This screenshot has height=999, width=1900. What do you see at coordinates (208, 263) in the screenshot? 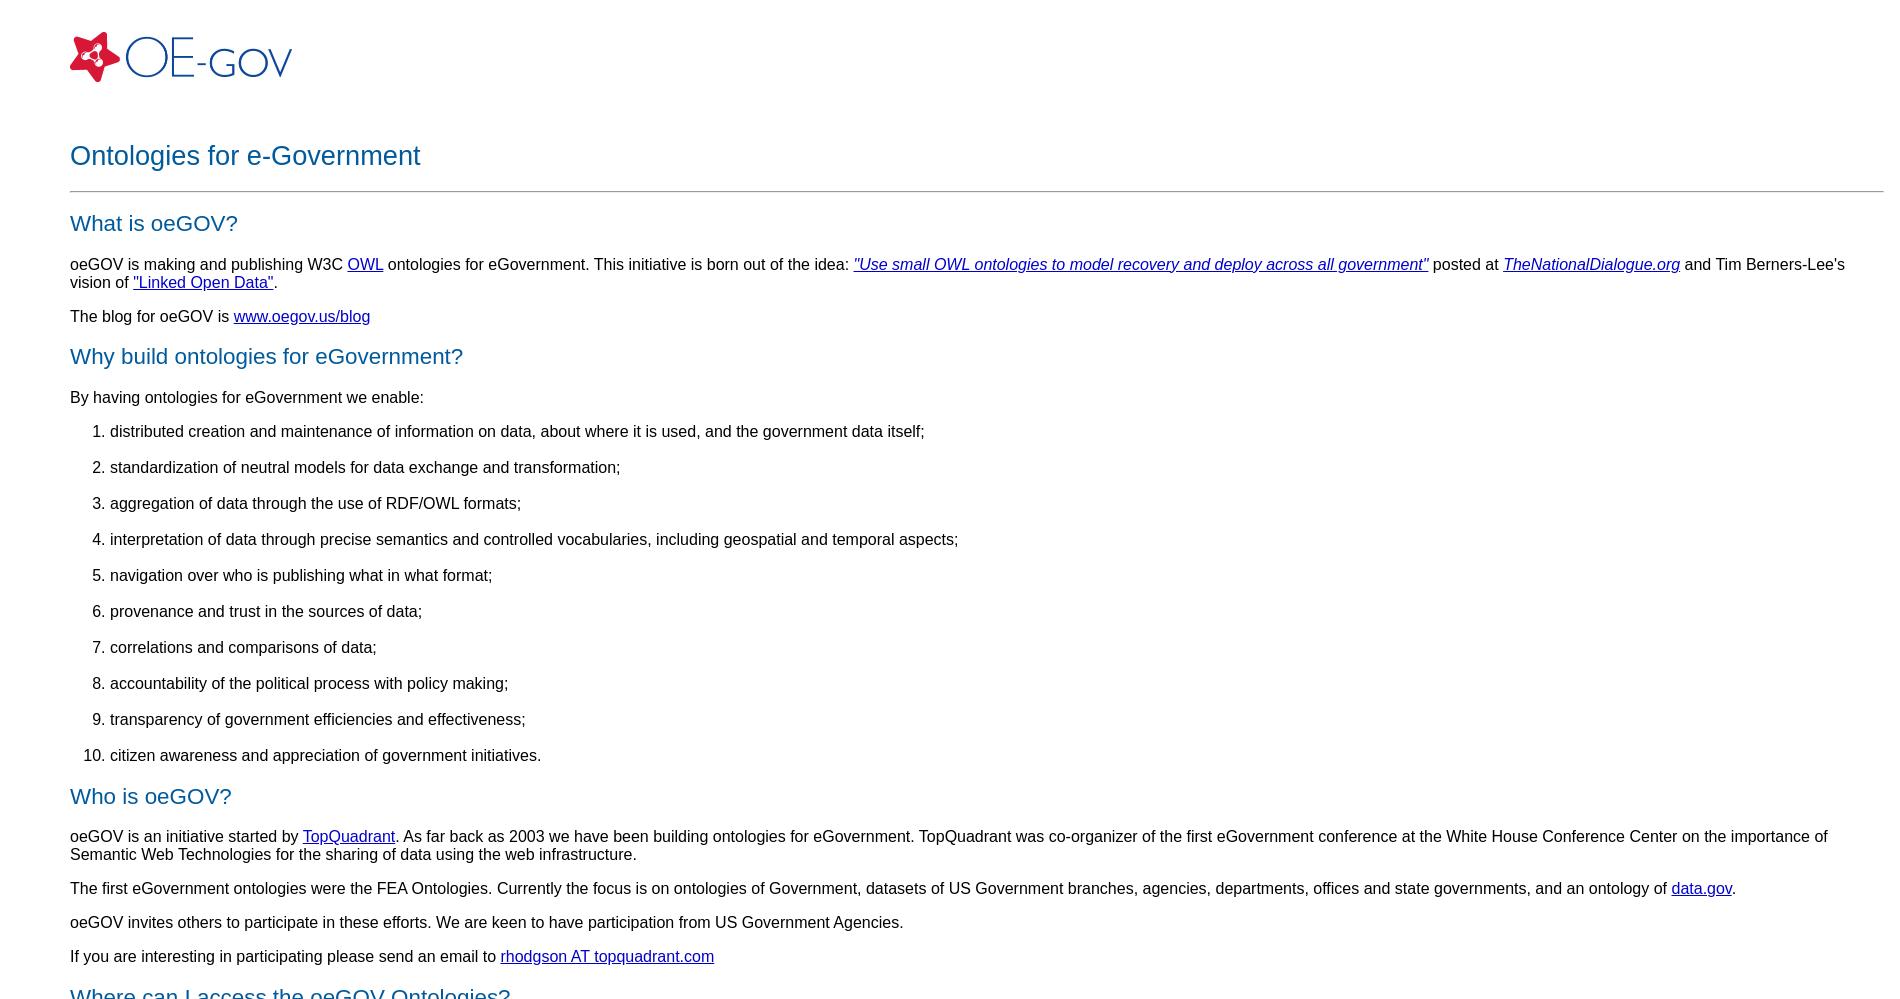
I see `'oeGOV is making and publishing W3C'` at bounding box center [208, 263].